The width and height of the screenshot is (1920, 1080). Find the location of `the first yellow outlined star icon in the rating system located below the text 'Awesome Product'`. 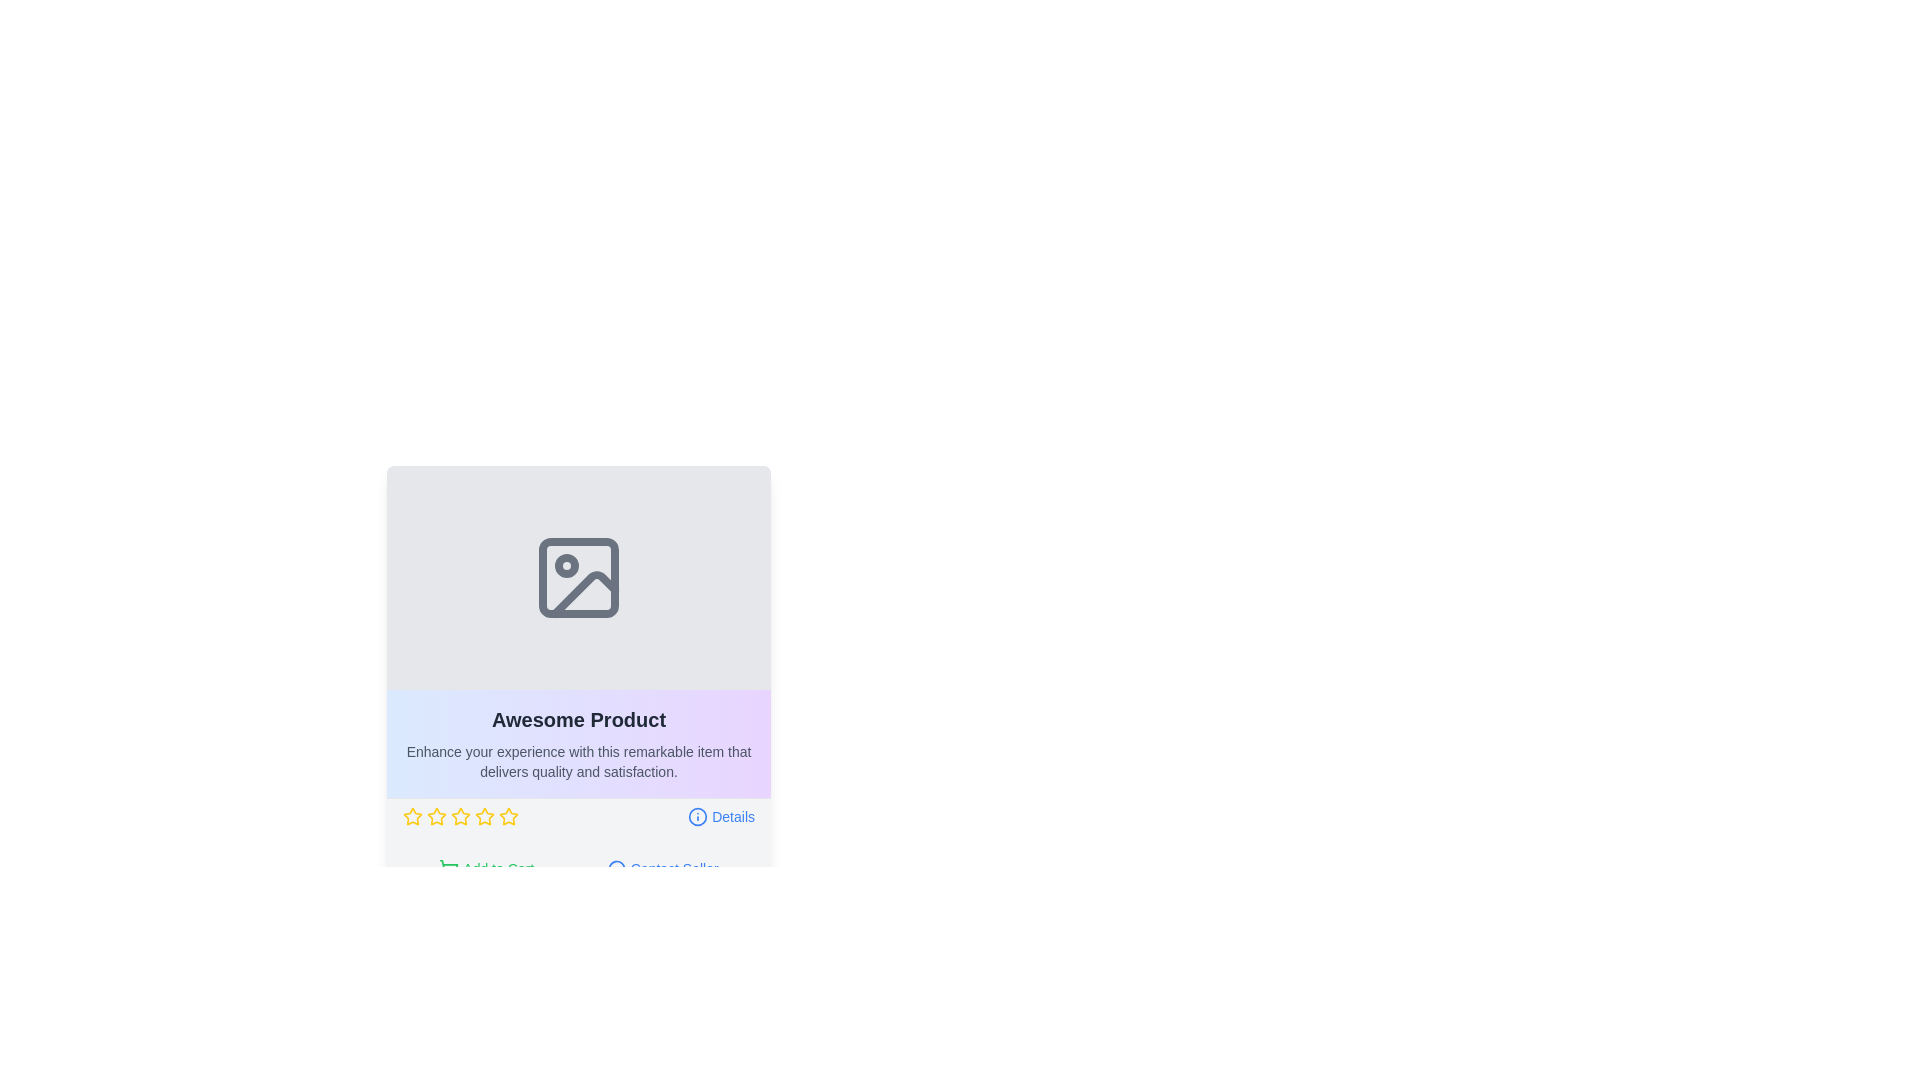

the first yellow outlined star icon in the rating system located below the text 'Awesome Product' is located at coordinates (435, 816).